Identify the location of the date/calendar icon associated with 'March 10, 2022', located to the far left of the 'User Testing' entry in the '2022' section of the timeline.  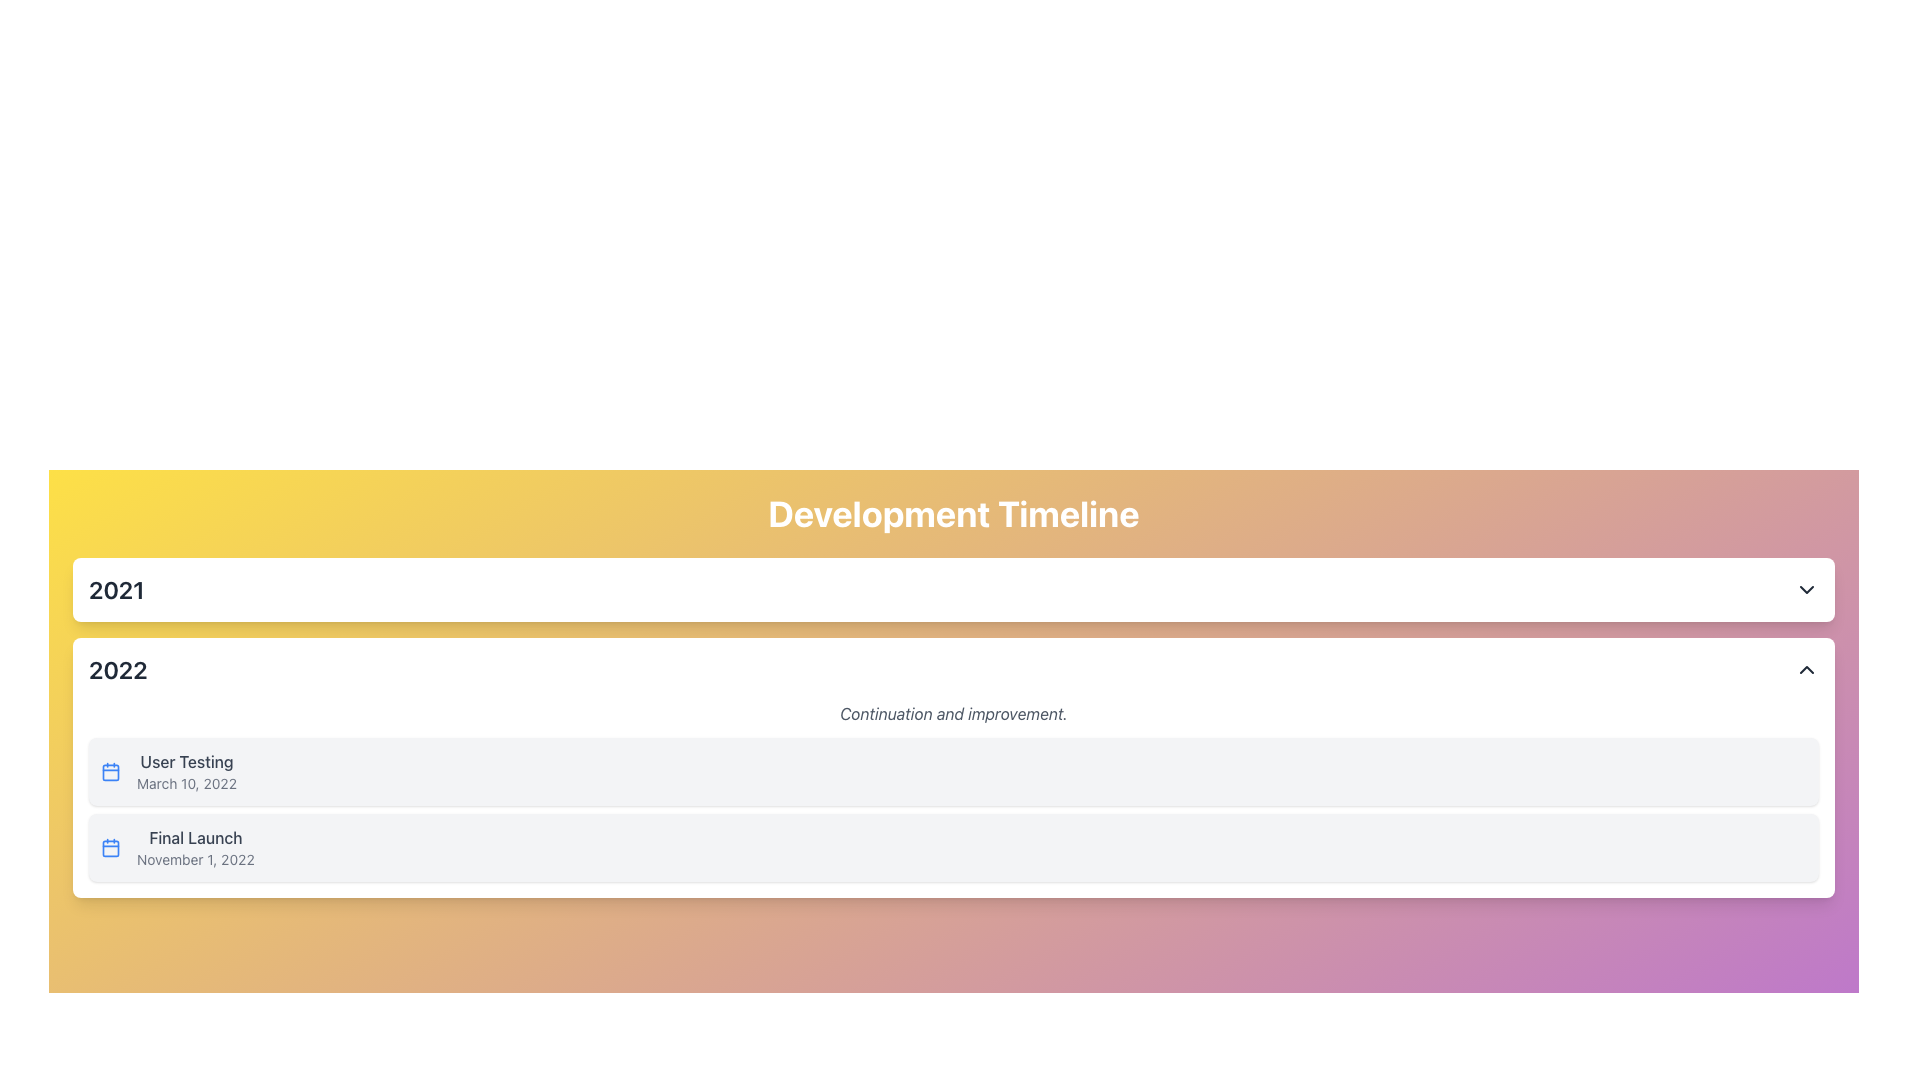
(109, 770).